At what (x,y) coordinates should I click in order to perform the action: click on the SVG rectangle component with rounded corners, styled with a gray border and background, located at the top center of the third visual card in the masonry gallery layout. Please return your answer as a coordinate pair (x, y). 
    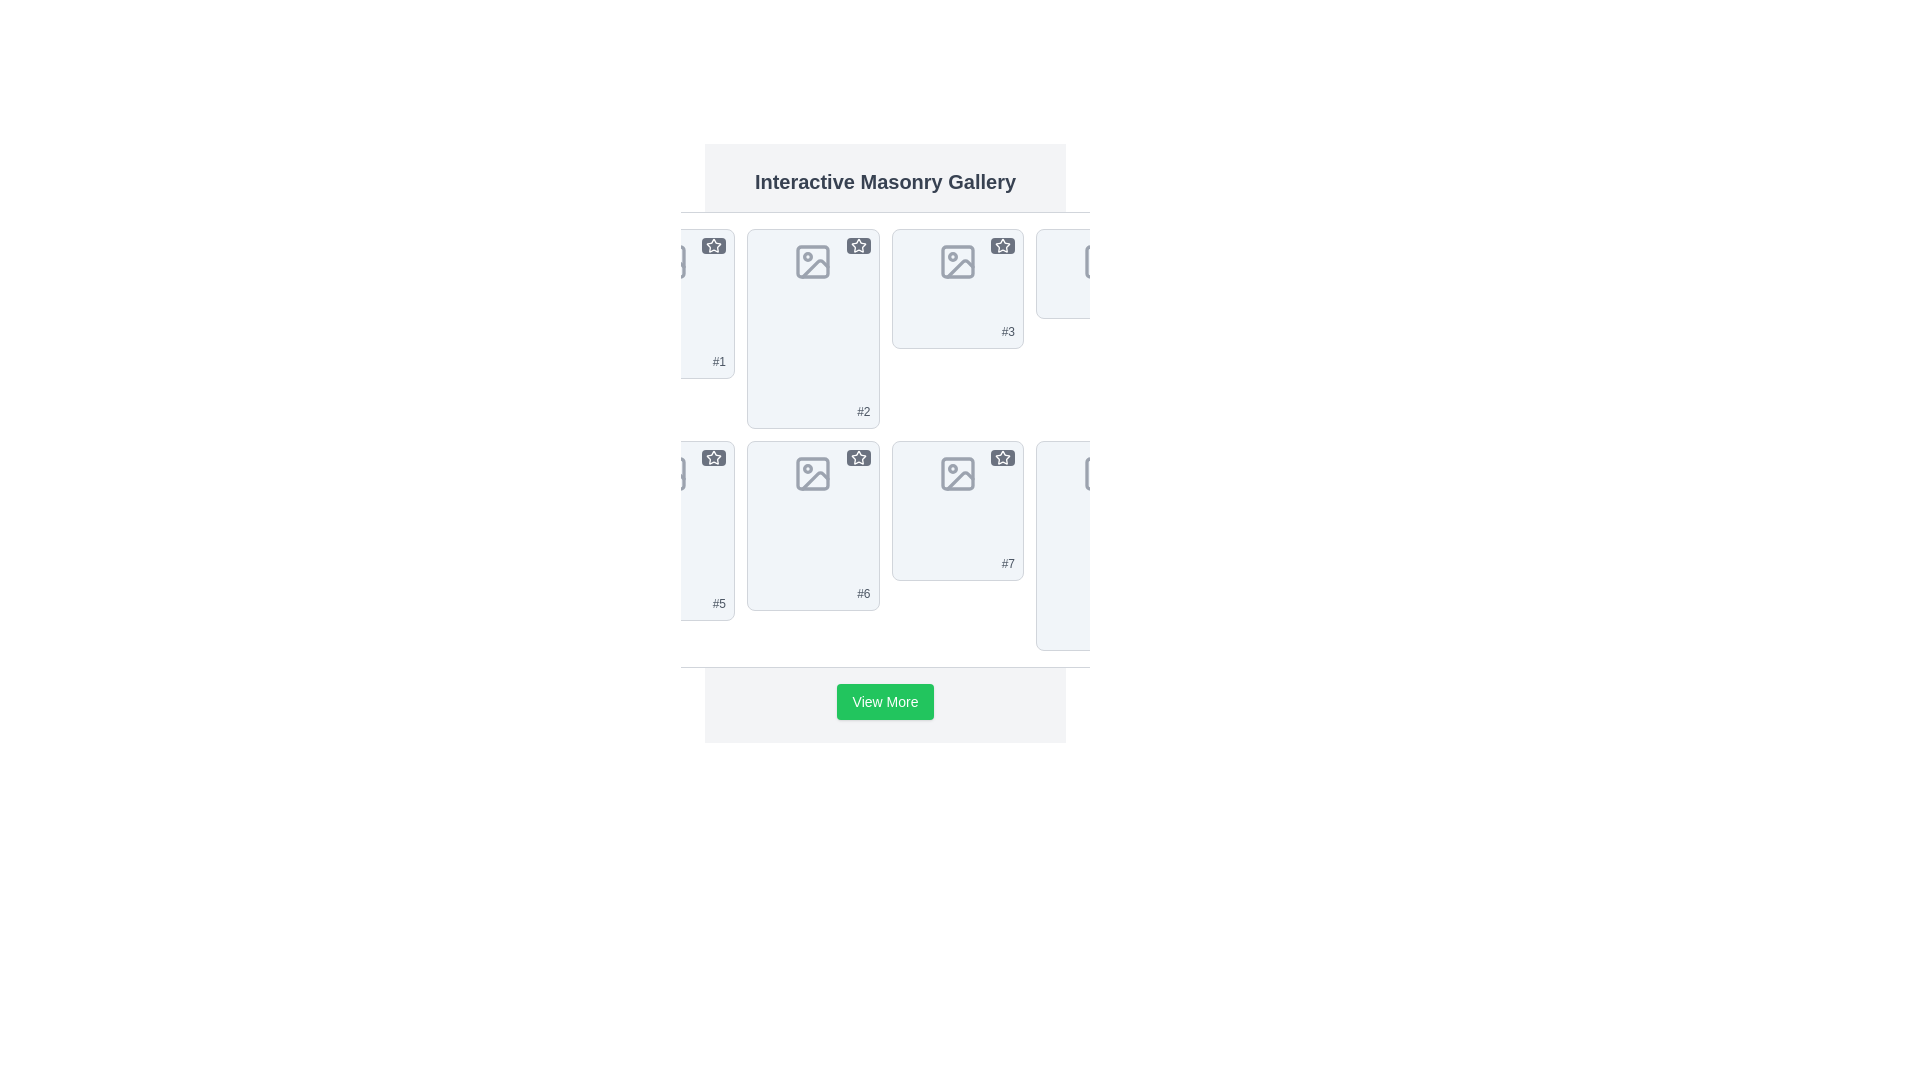
    Looking at the image, I should click on (956, 261).